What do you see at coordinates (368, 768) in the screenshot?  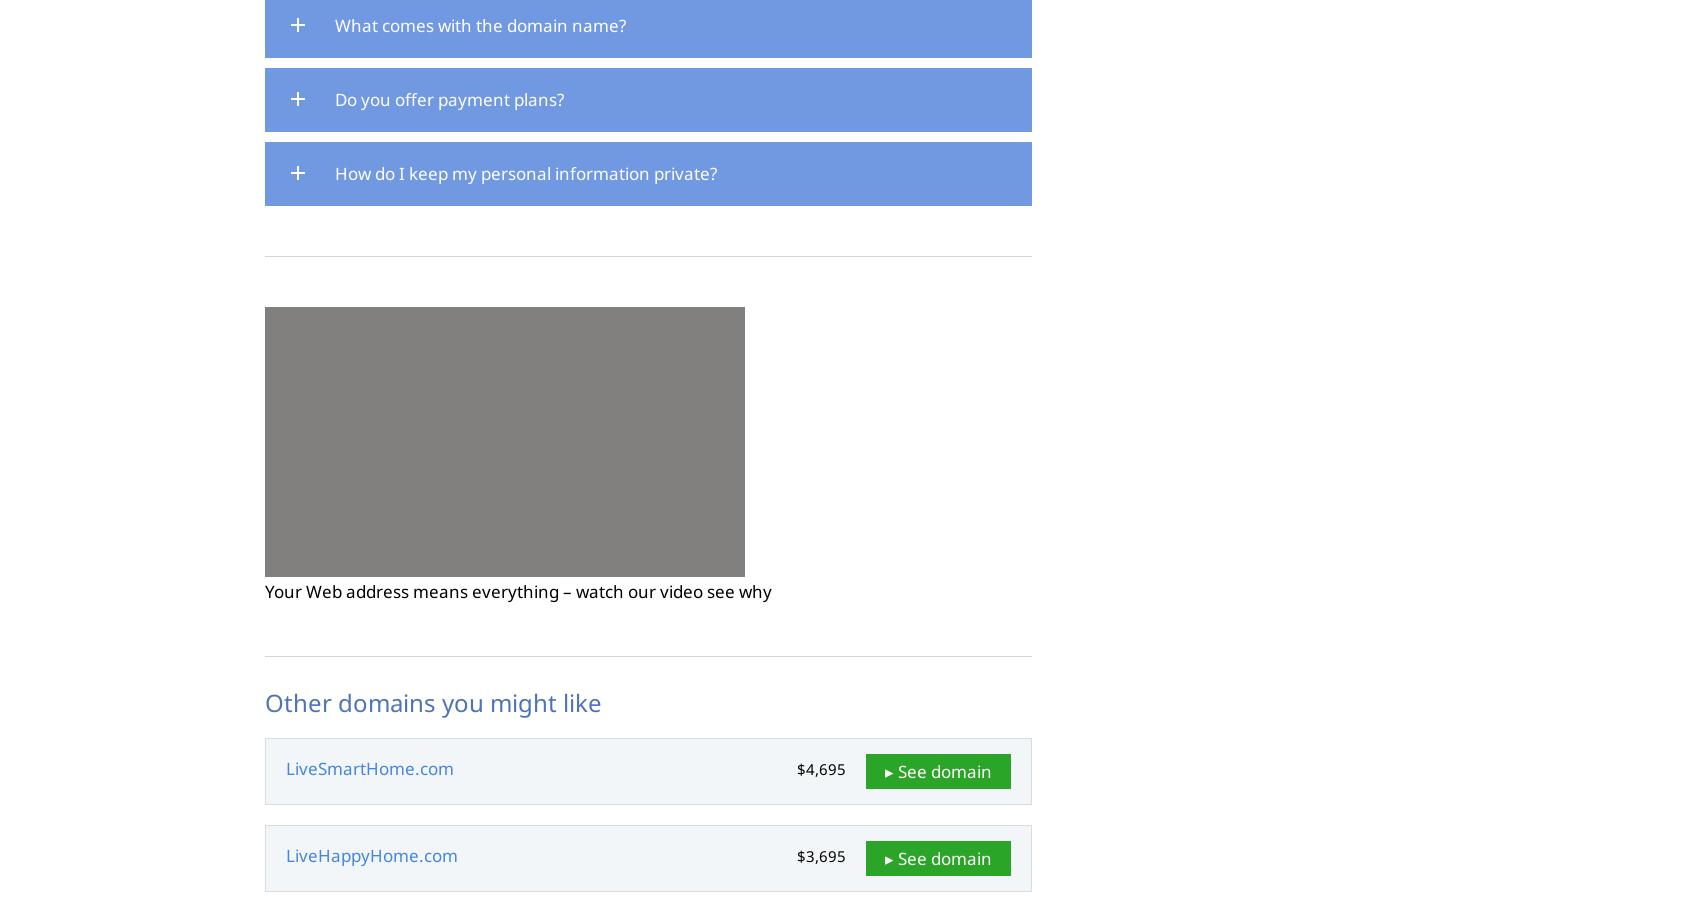 I see `'LiveSmartHome.com'` at bounding box center [368, 768].